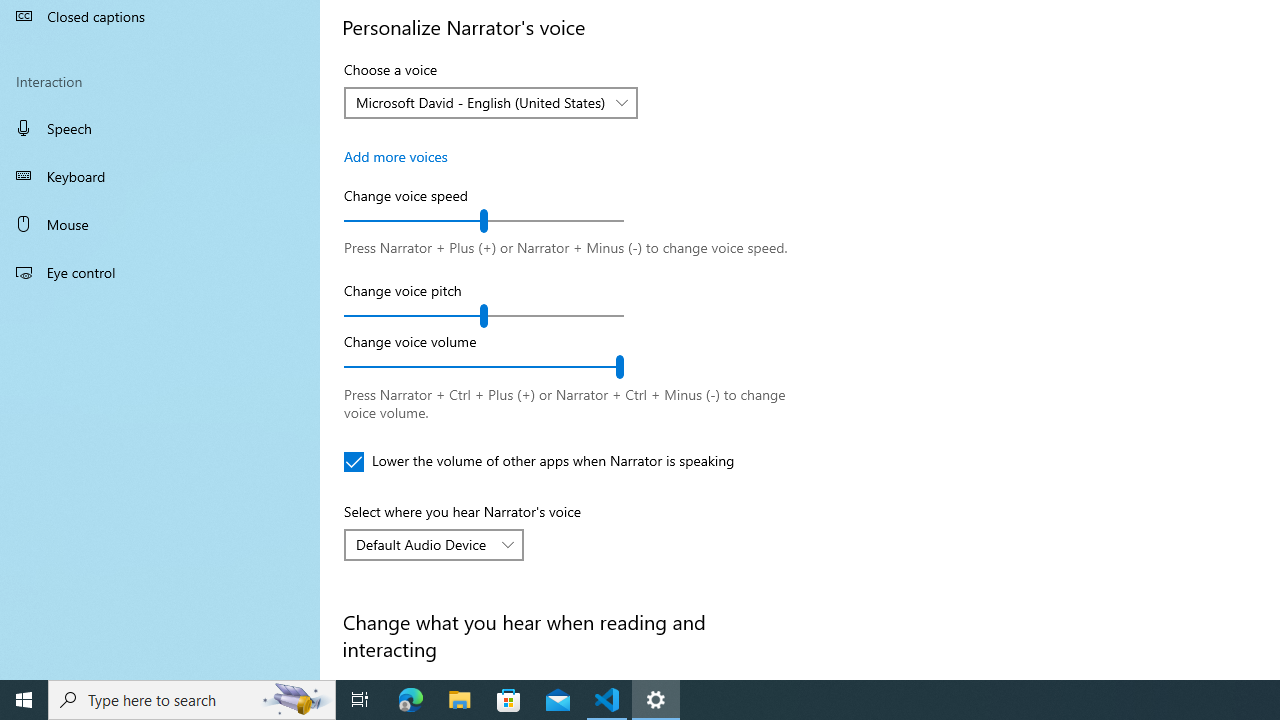  I want to click on 'Default Audio Device', so click(422, 544).